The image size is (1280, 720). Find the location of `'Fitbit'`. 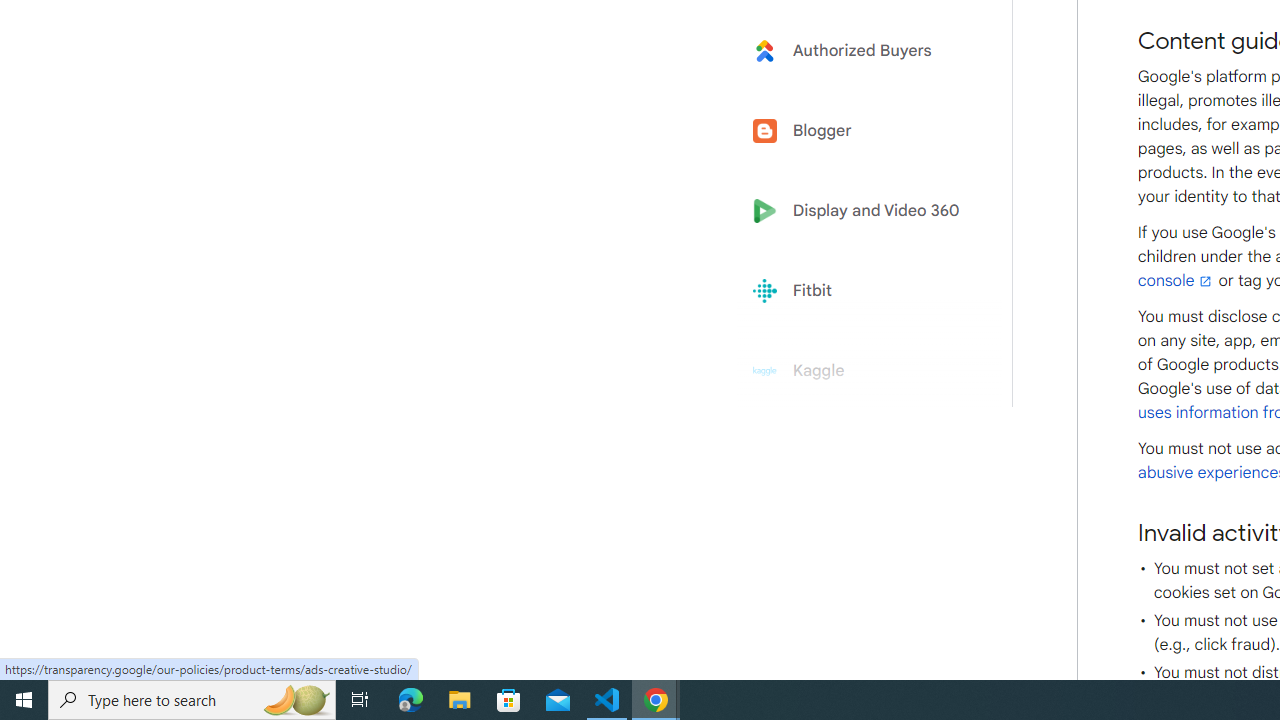

'Fitbit' is located at coordinates (862, 291).